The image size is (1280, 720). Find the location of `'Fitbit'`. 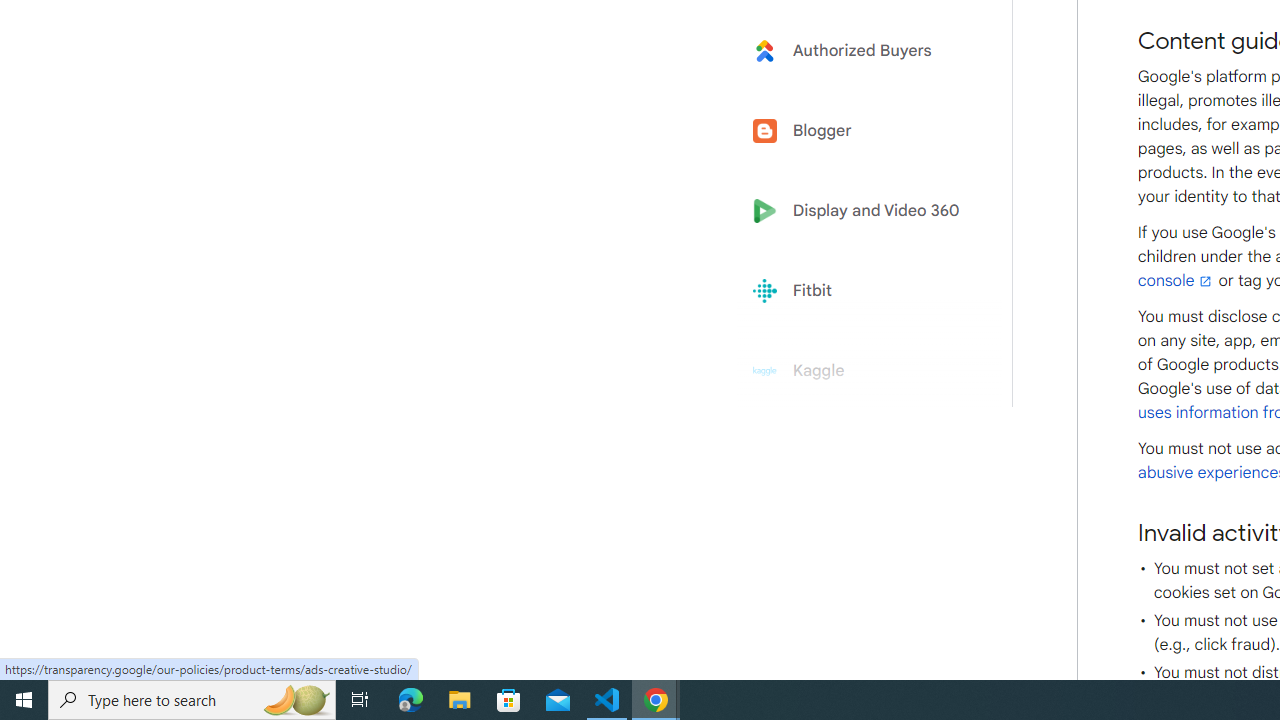

'Fitbit' is located at coordinates (862, 291).